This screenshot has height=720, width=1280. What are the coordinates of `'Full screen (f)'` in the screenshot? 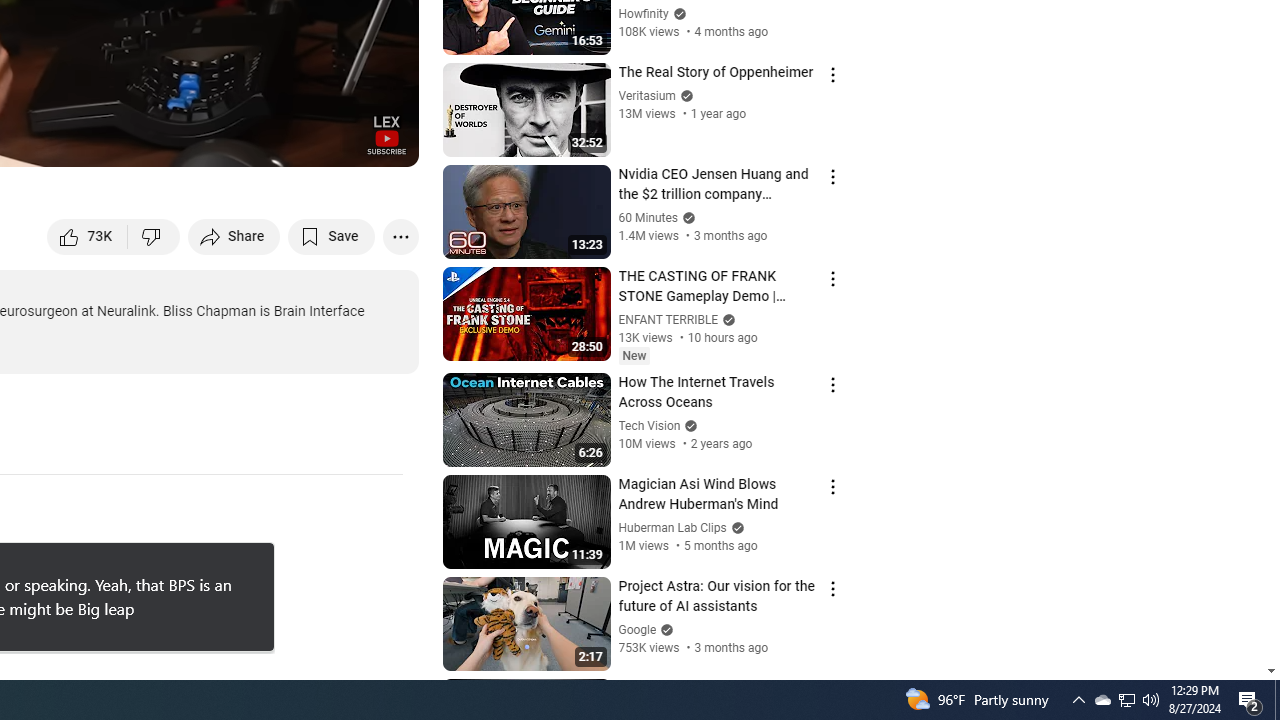 It's located at (382, 141).